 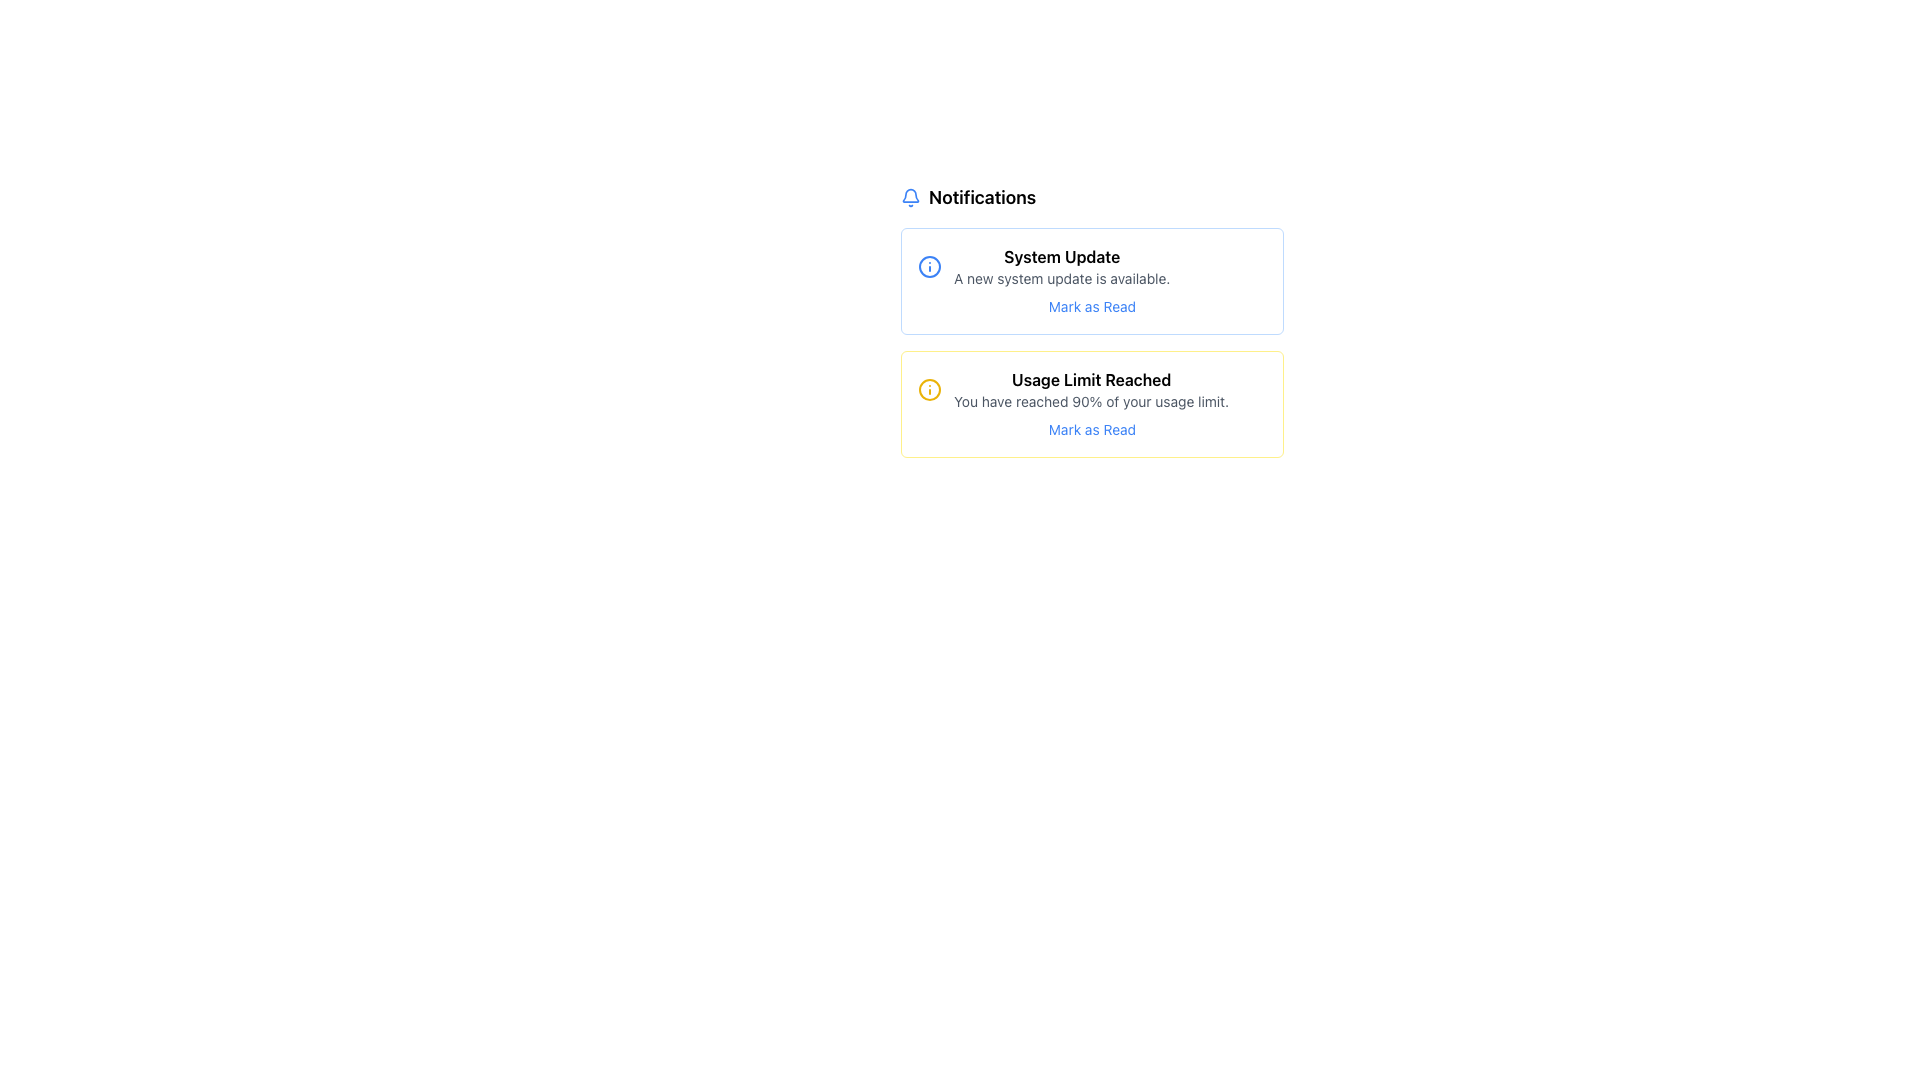 What do you see at coordinates (1090, 401) in the screenshot?
I see `the text block styled with a small font size and gray color, reading 'You have reached 90% of your usage limit.' which is located under the heading 'Usage Limit Reached' in the notification box` at bounding box center [1090, 401].